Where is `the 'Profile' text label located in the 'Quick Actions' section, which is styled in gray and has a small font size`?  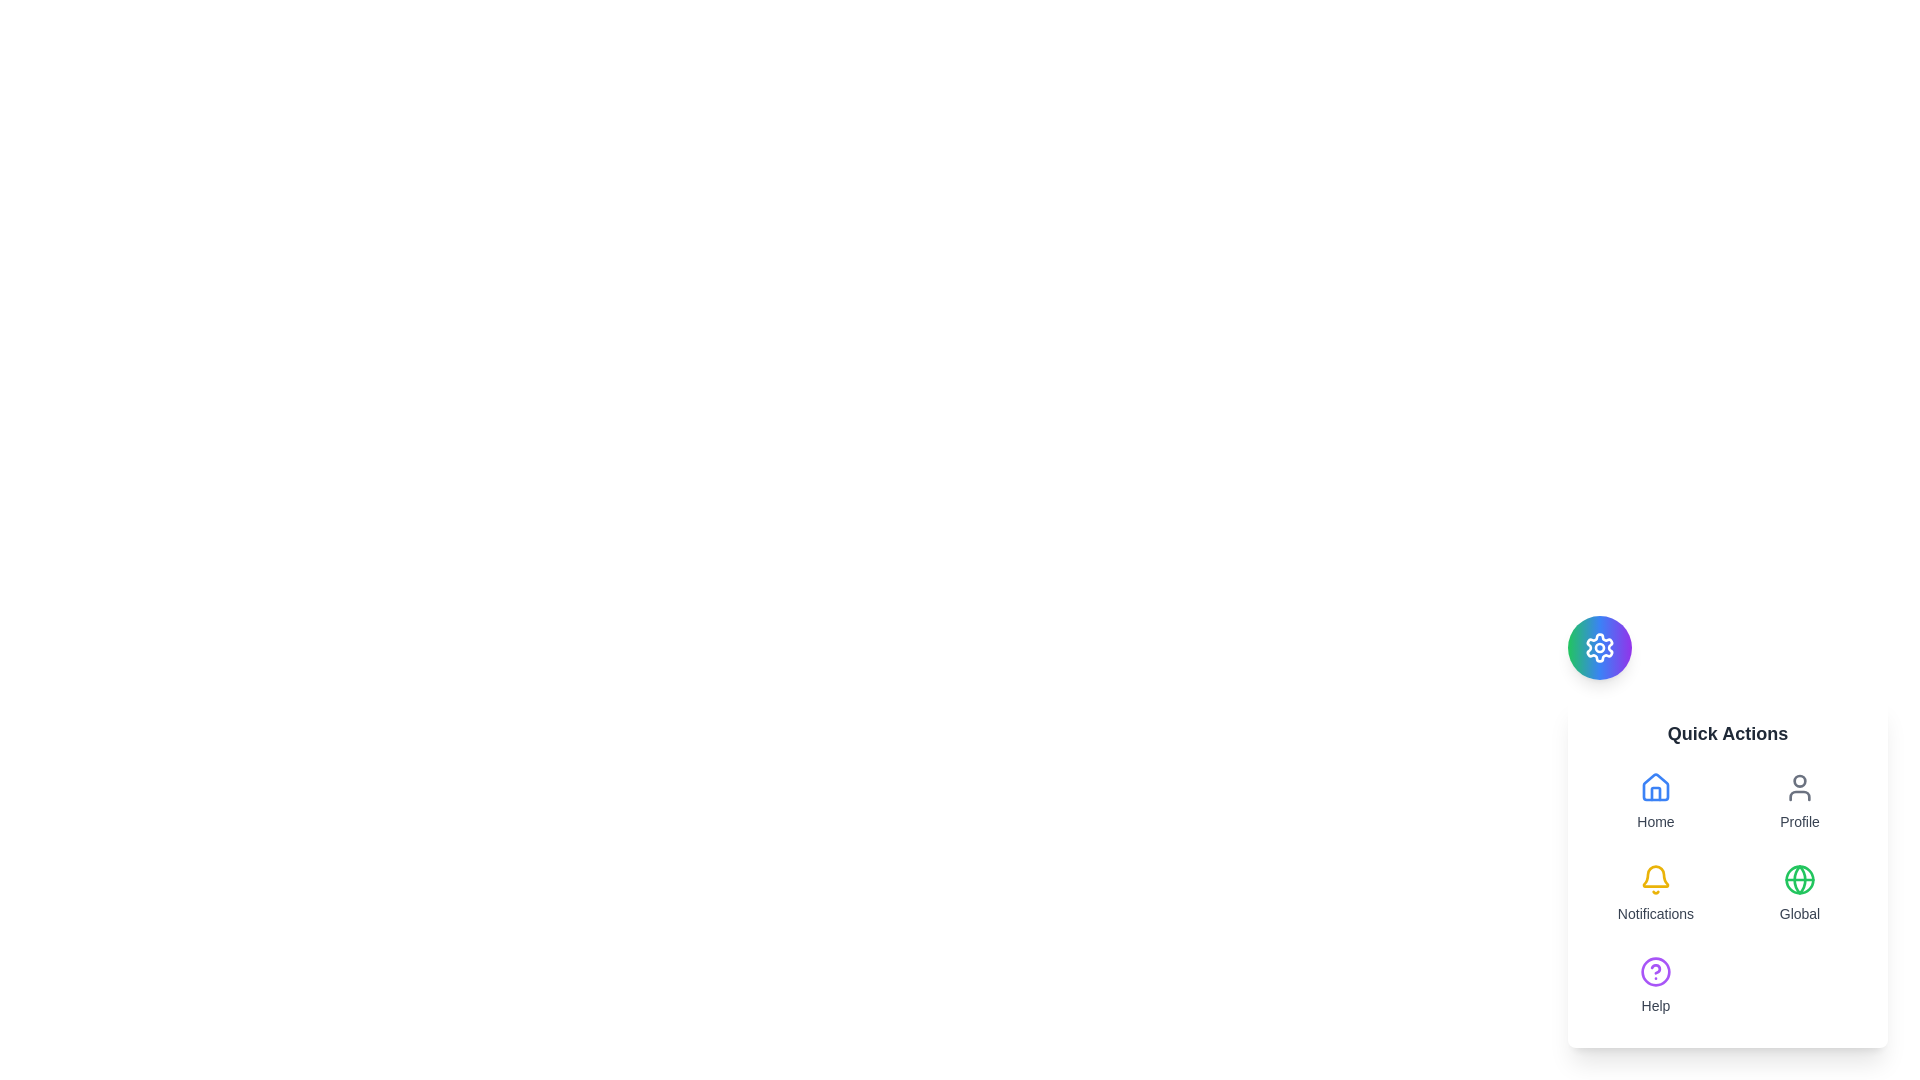
the 'Profile' text label located in the 'Quick Actions' section, which is styled in gray and has a small font size is located at coordinates (1800, 821).